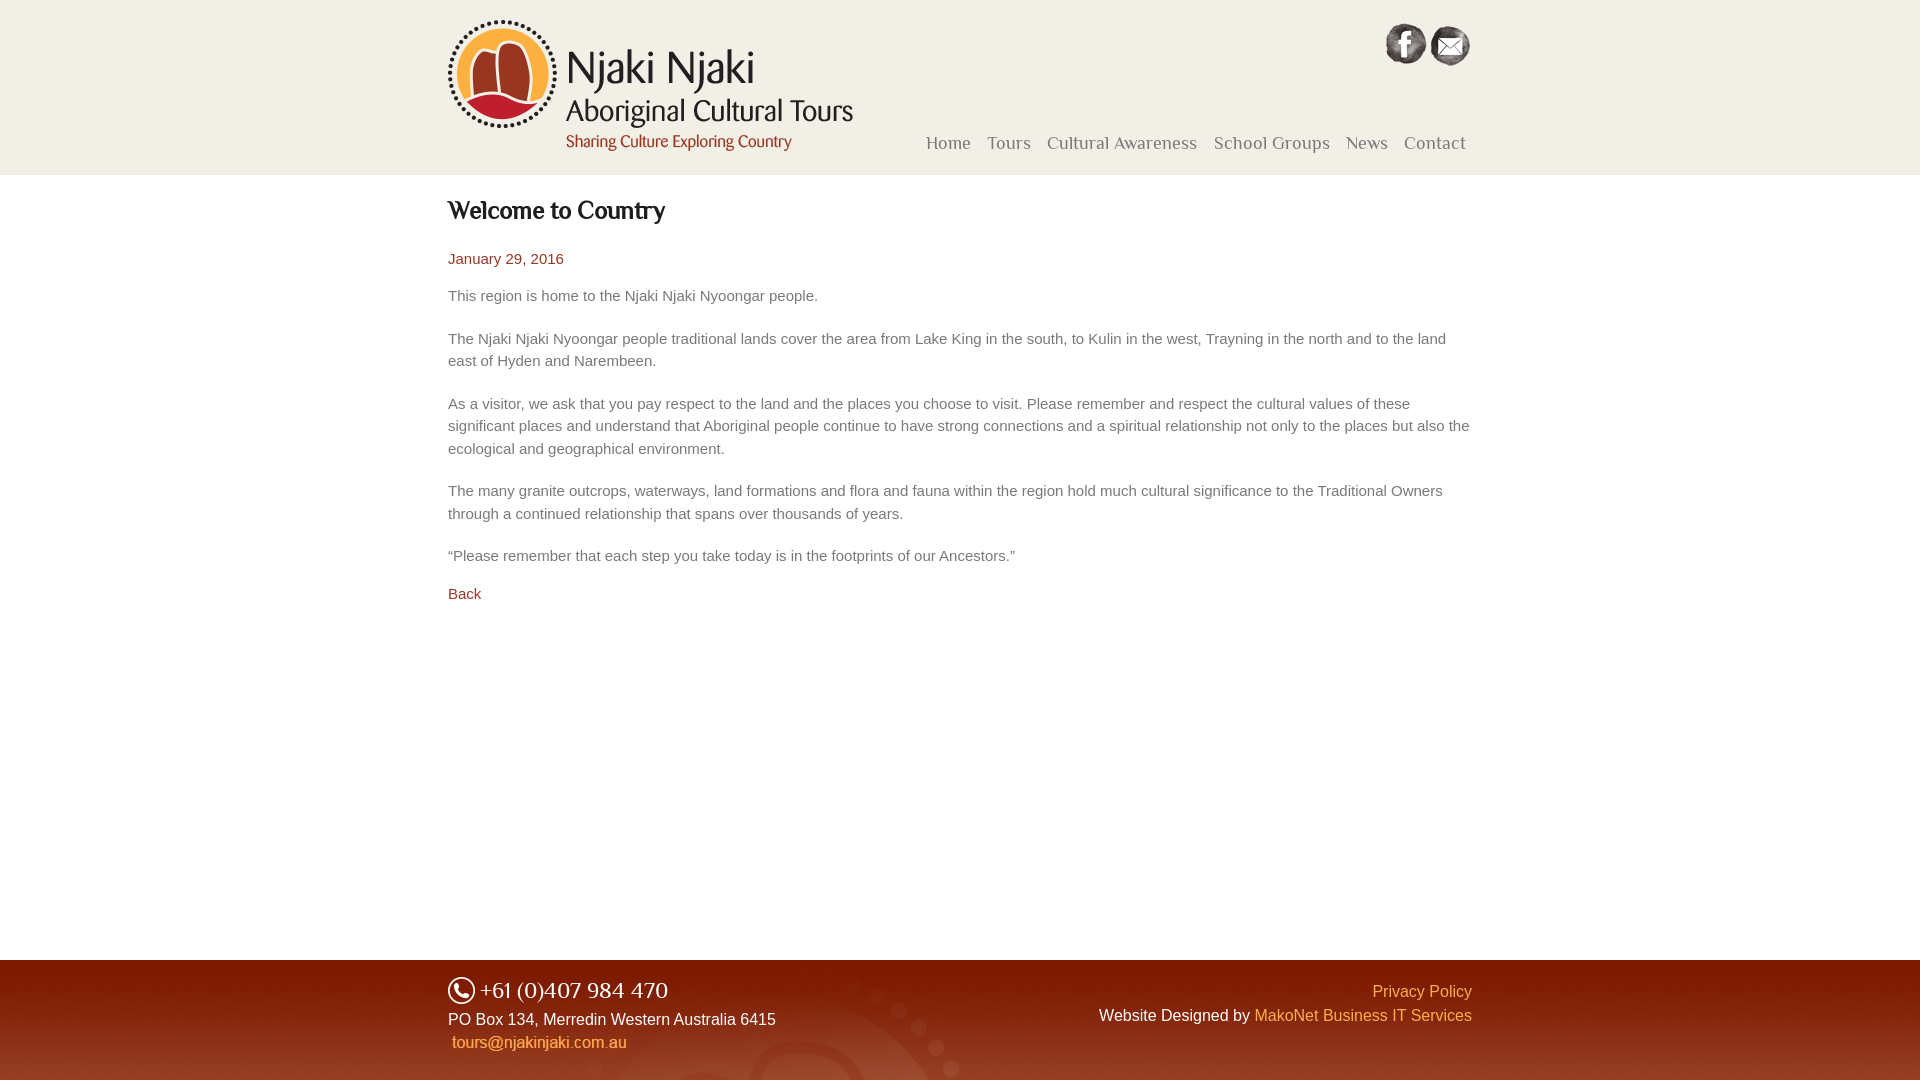 This screenshot has height=1080, width=1920. Describe the element at coordinates (1405, 44) in the screenshot. I see `'Facebook'` at that location.